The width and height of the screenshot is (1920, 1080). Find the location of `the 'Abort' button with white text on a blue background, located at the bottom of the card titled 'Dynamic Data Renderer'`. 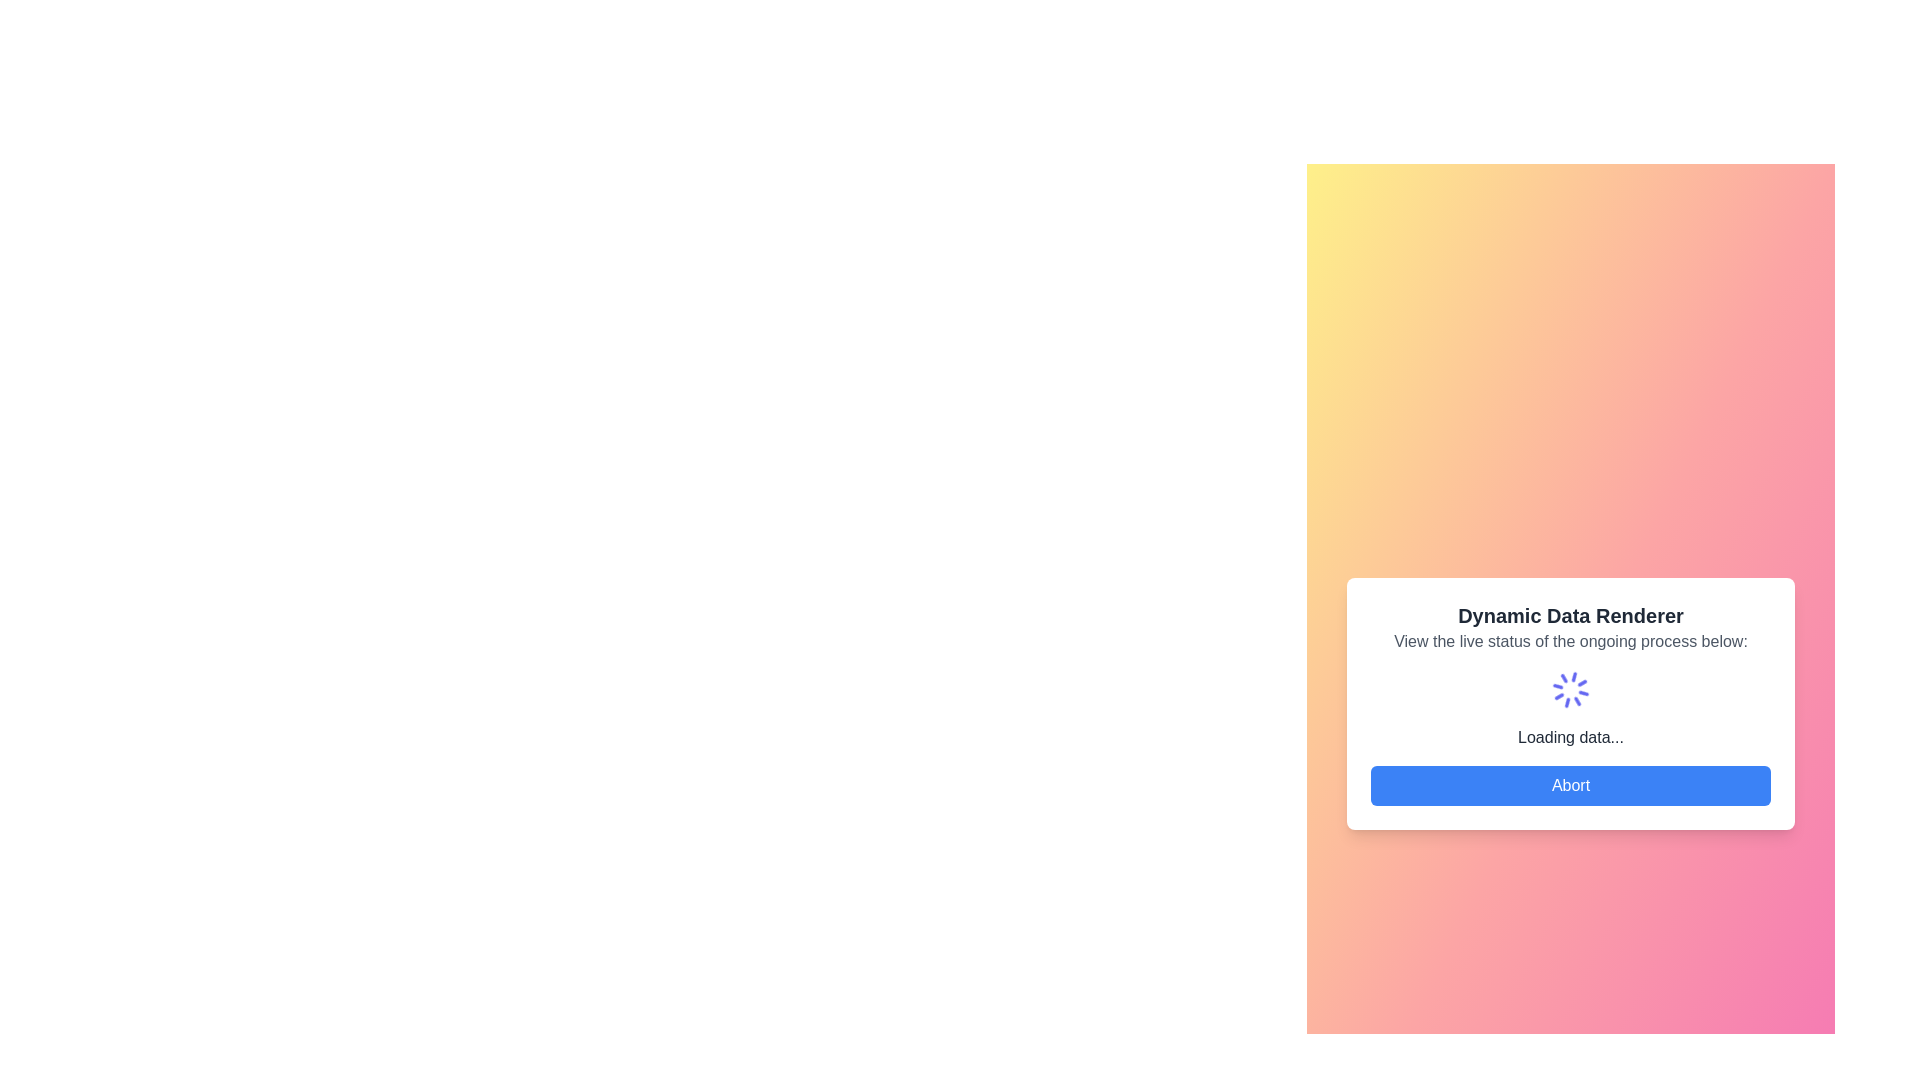

the 'Abort' button with white text on a blue background, located at the bottom of the card titled 'Dynamic Data Renderer' is located at coordinates (1569, 785).